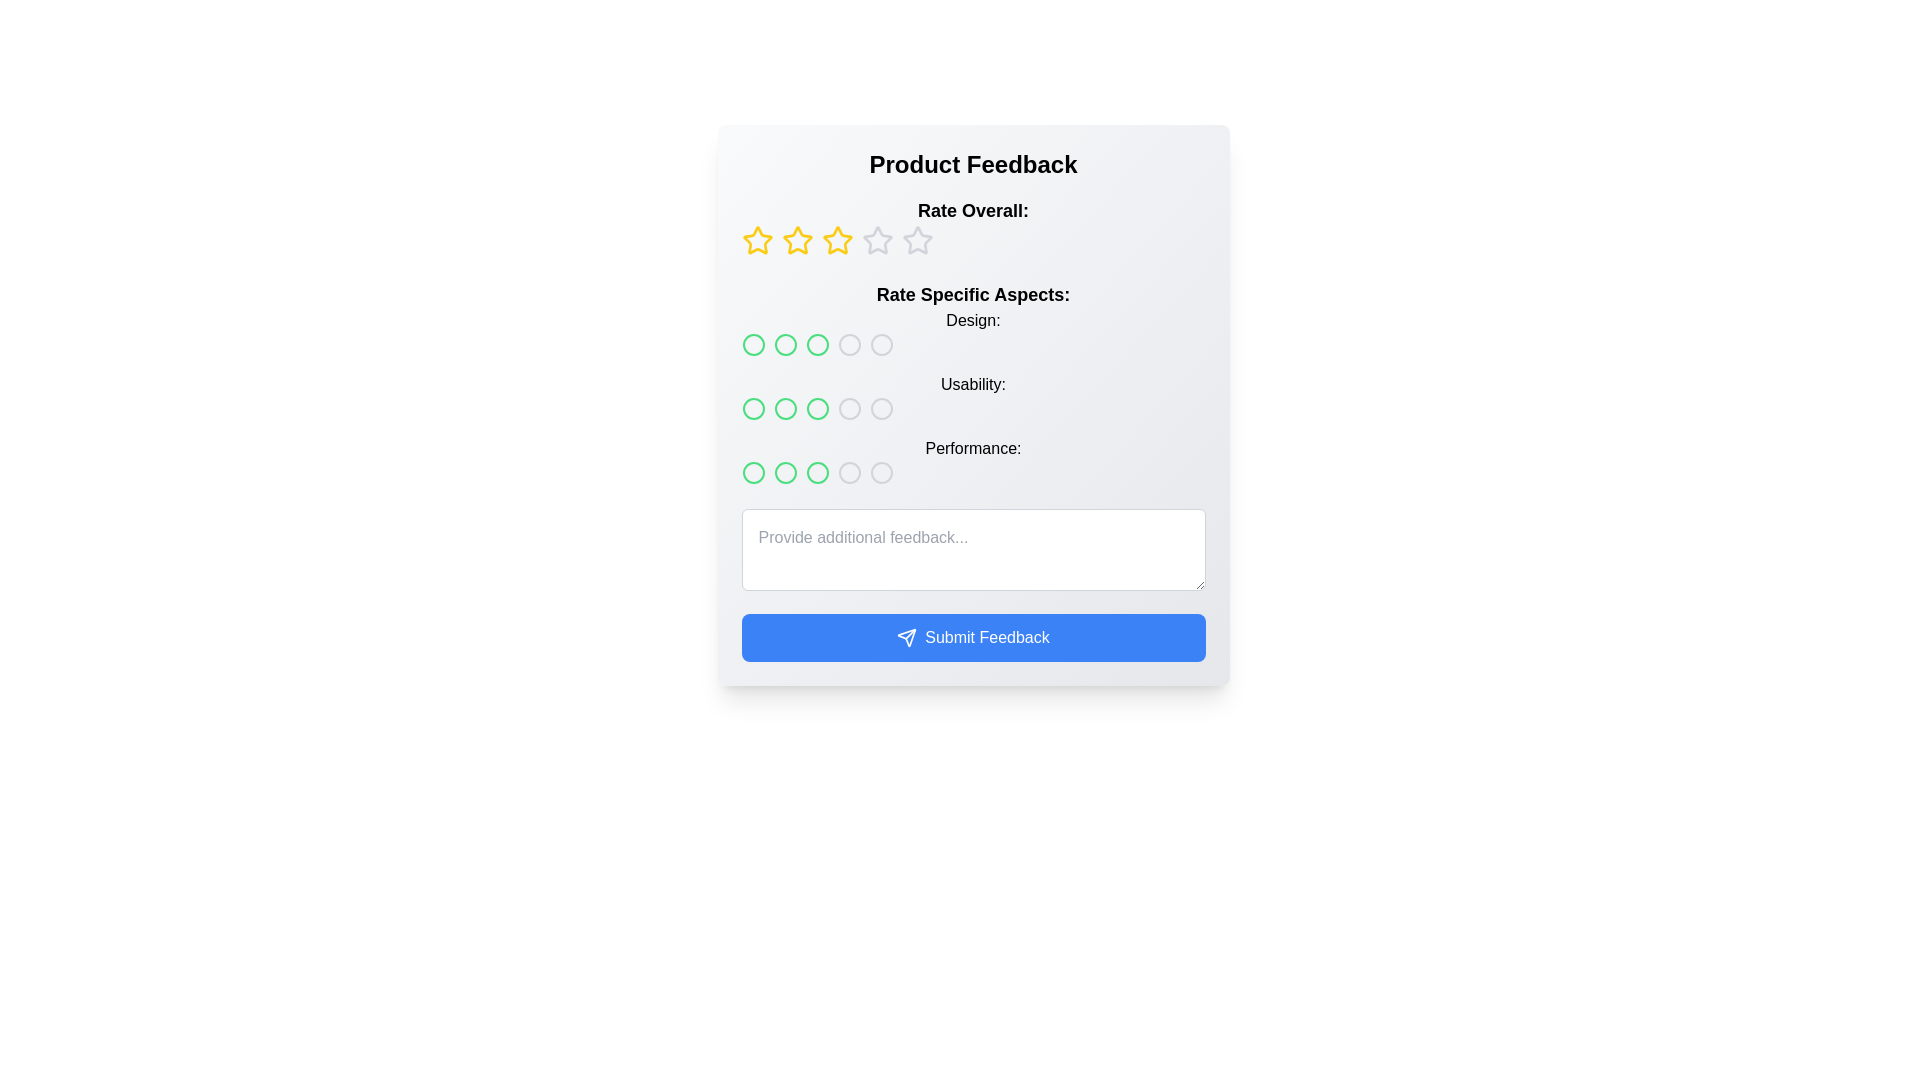  Describe the element at coordinates (756, 238) in the screenshot. I see `the first rating star button under the 'Rate Overall' label in the 'Product Feedback' section` at that location.